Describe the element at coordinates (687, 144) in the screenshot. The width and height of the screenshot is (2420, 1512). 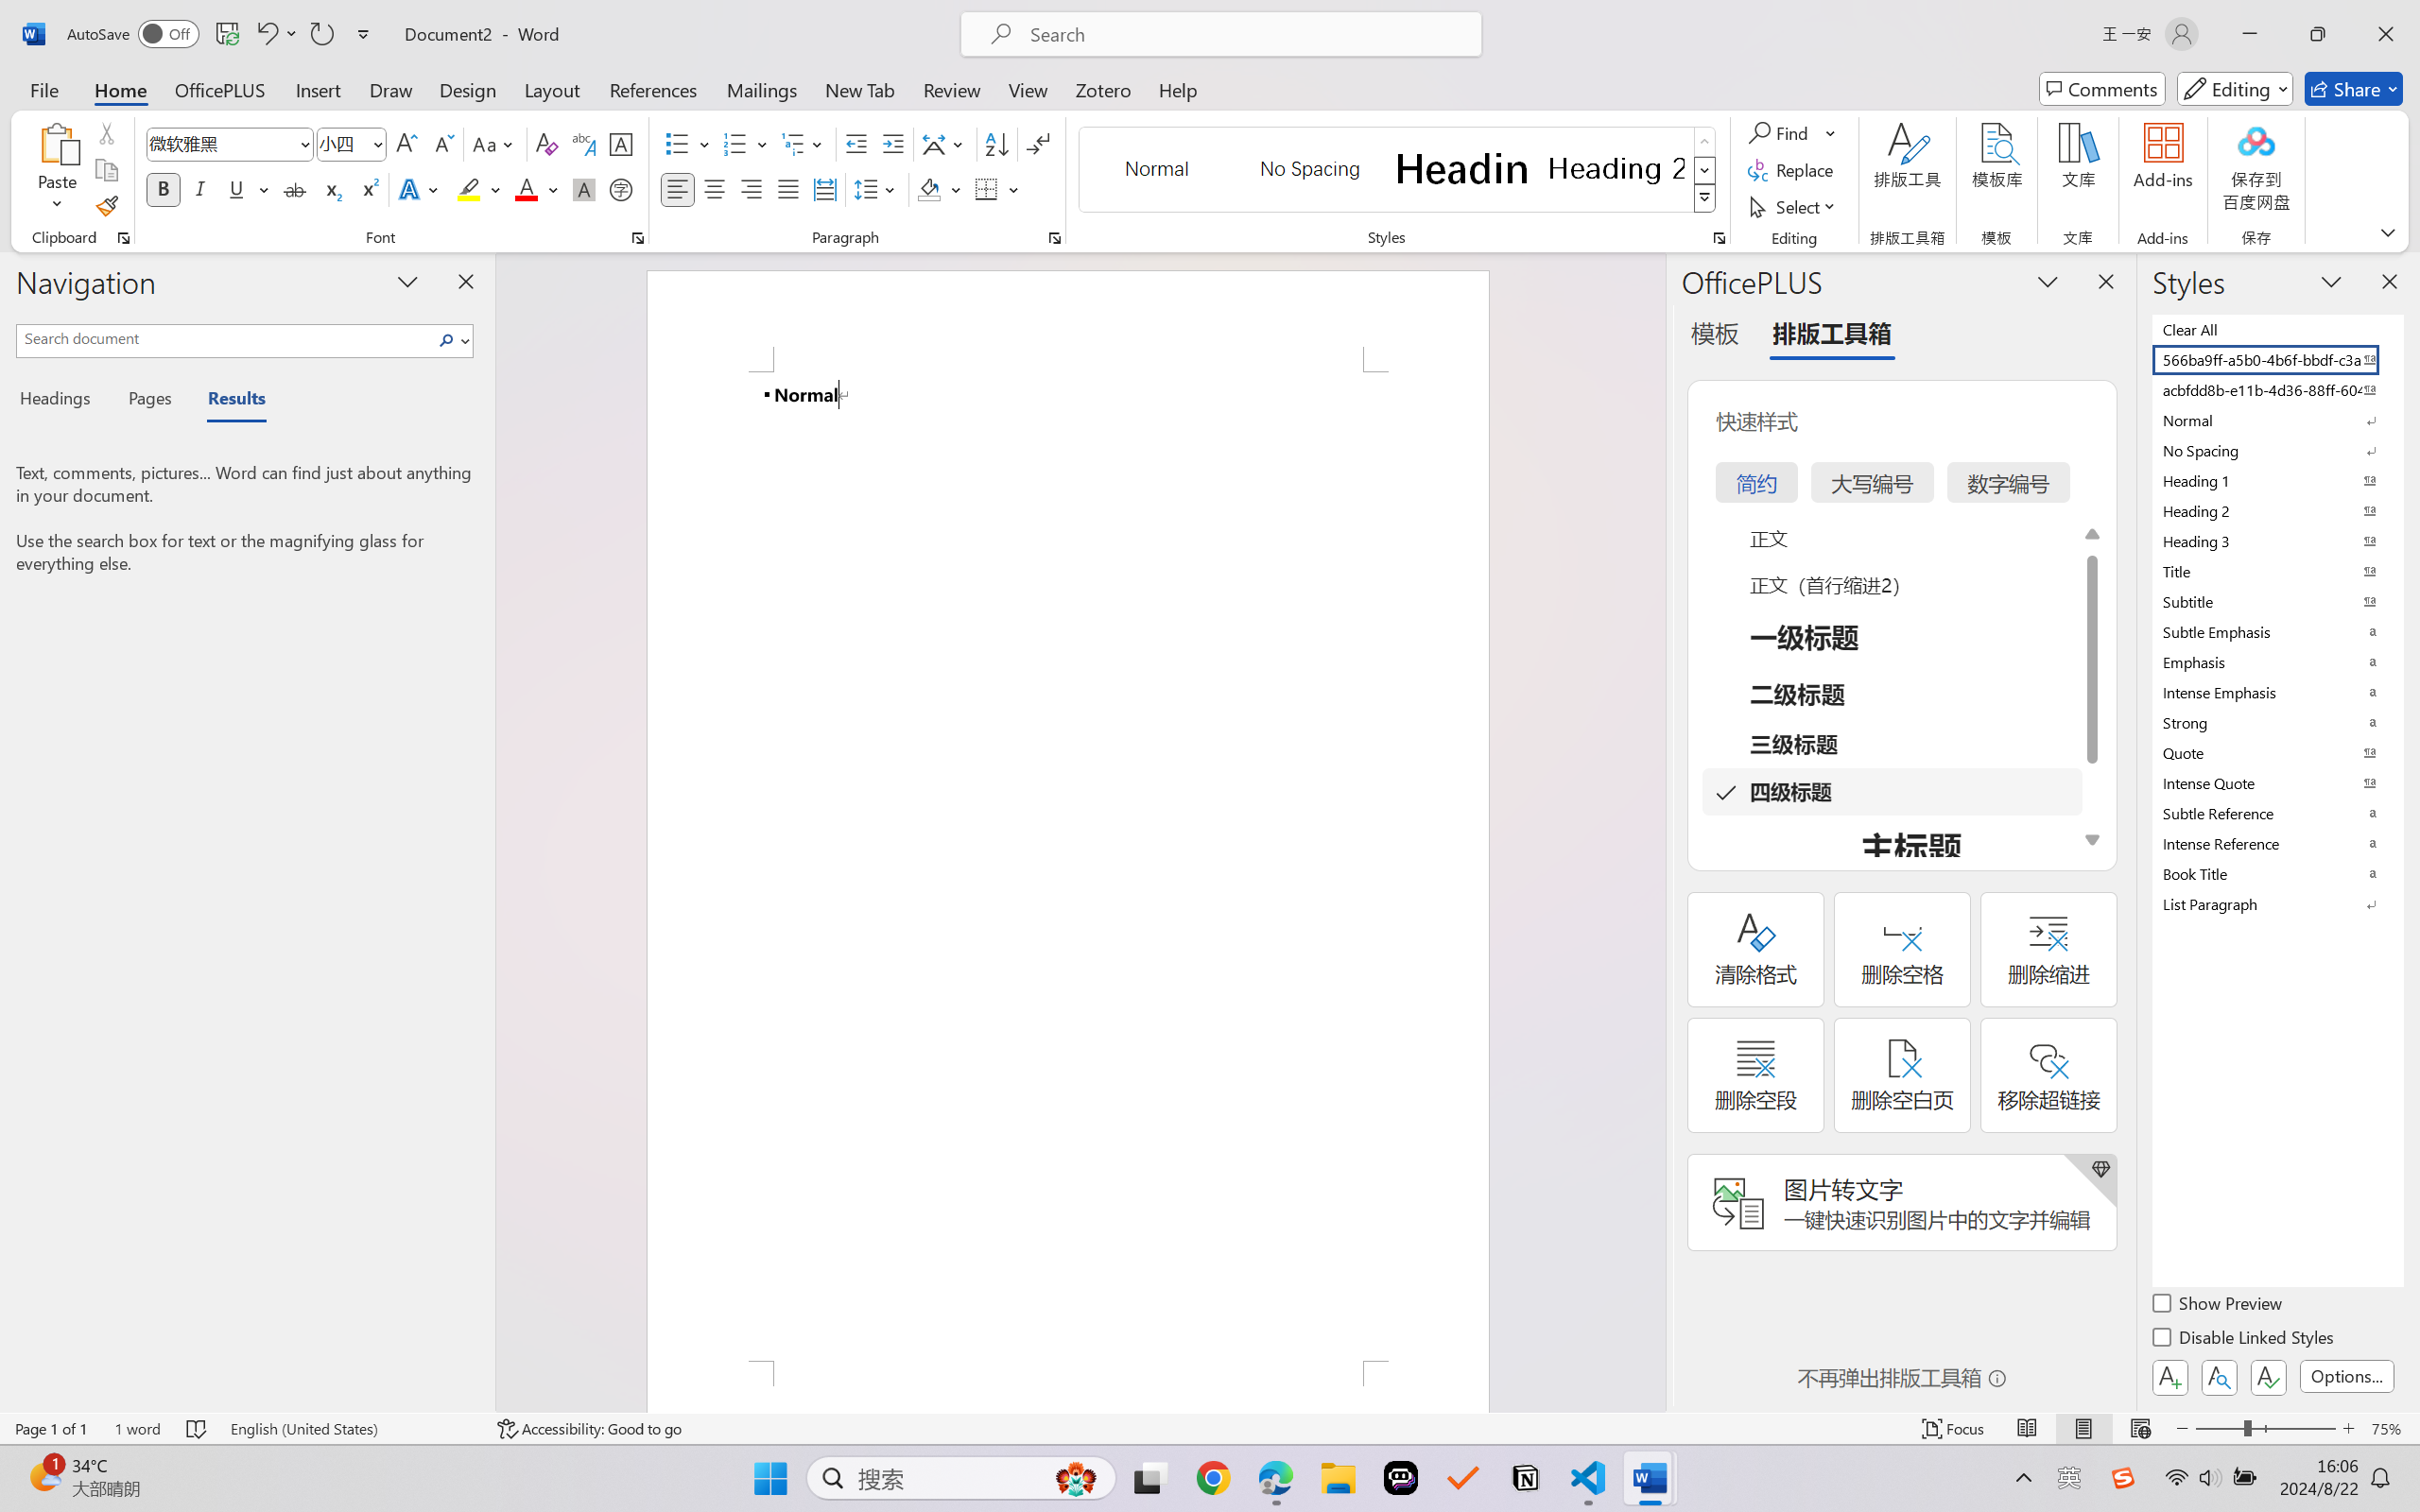
I see `'Bullets'` at that location.